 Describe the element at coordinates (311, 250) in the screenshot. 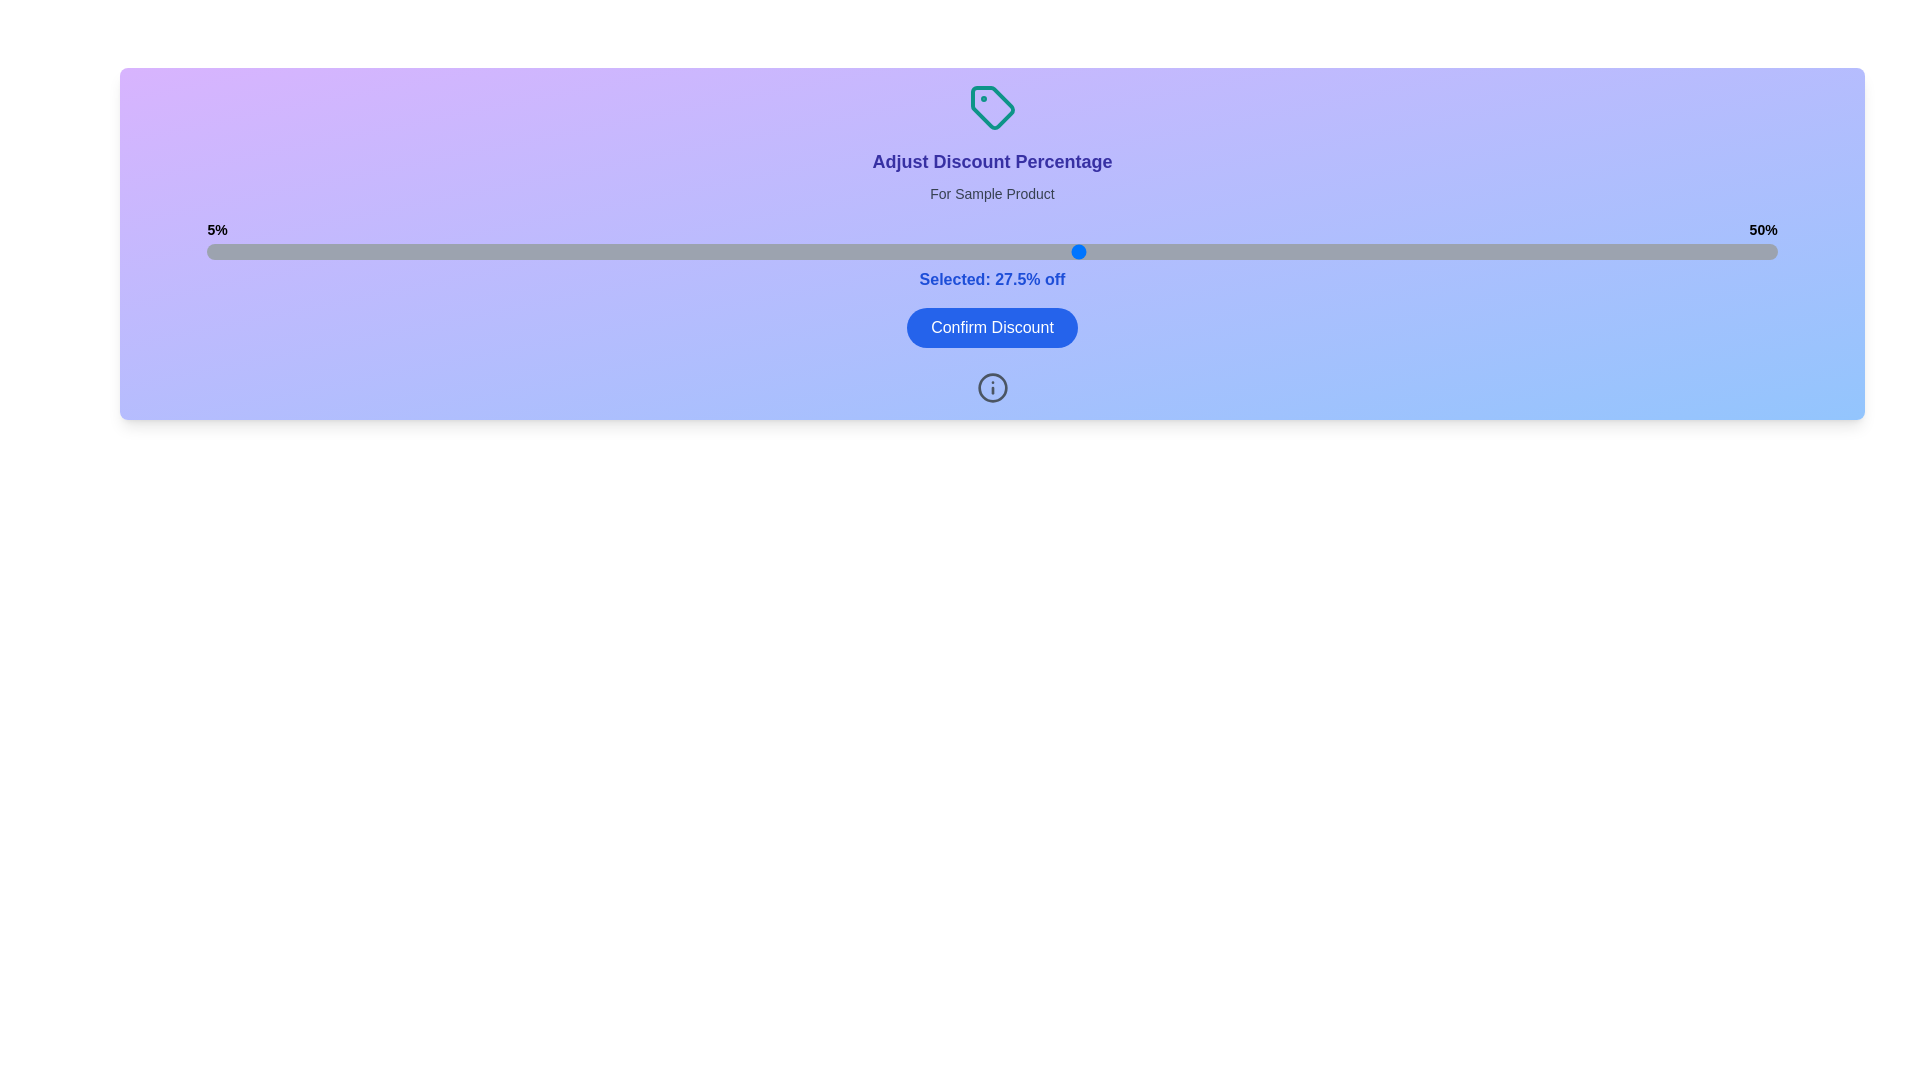

I see `the discount percentage` at that location.